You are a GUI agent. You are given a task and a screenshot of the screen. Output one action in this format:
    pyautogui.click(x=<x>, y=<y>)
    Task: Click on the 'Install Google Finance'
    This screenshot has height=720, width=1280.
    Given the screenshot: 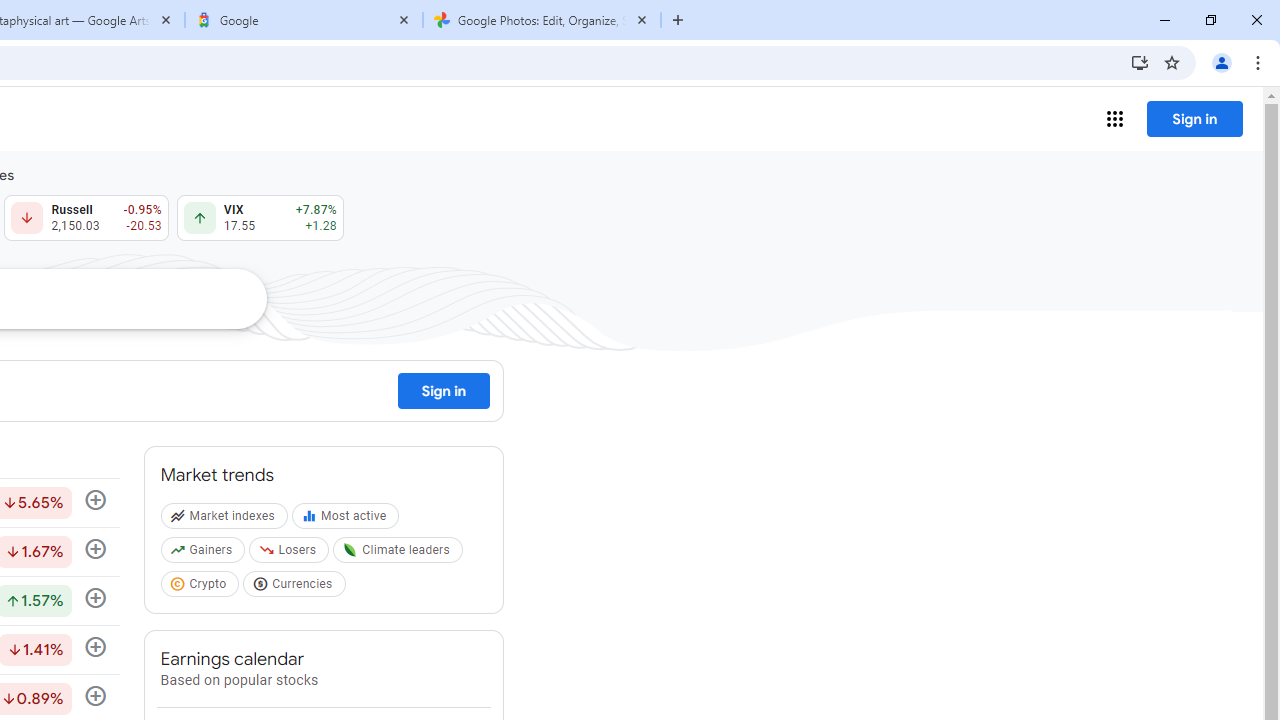 What is the action you would take?
    pyautogui.click(x=1139, y=61)
    